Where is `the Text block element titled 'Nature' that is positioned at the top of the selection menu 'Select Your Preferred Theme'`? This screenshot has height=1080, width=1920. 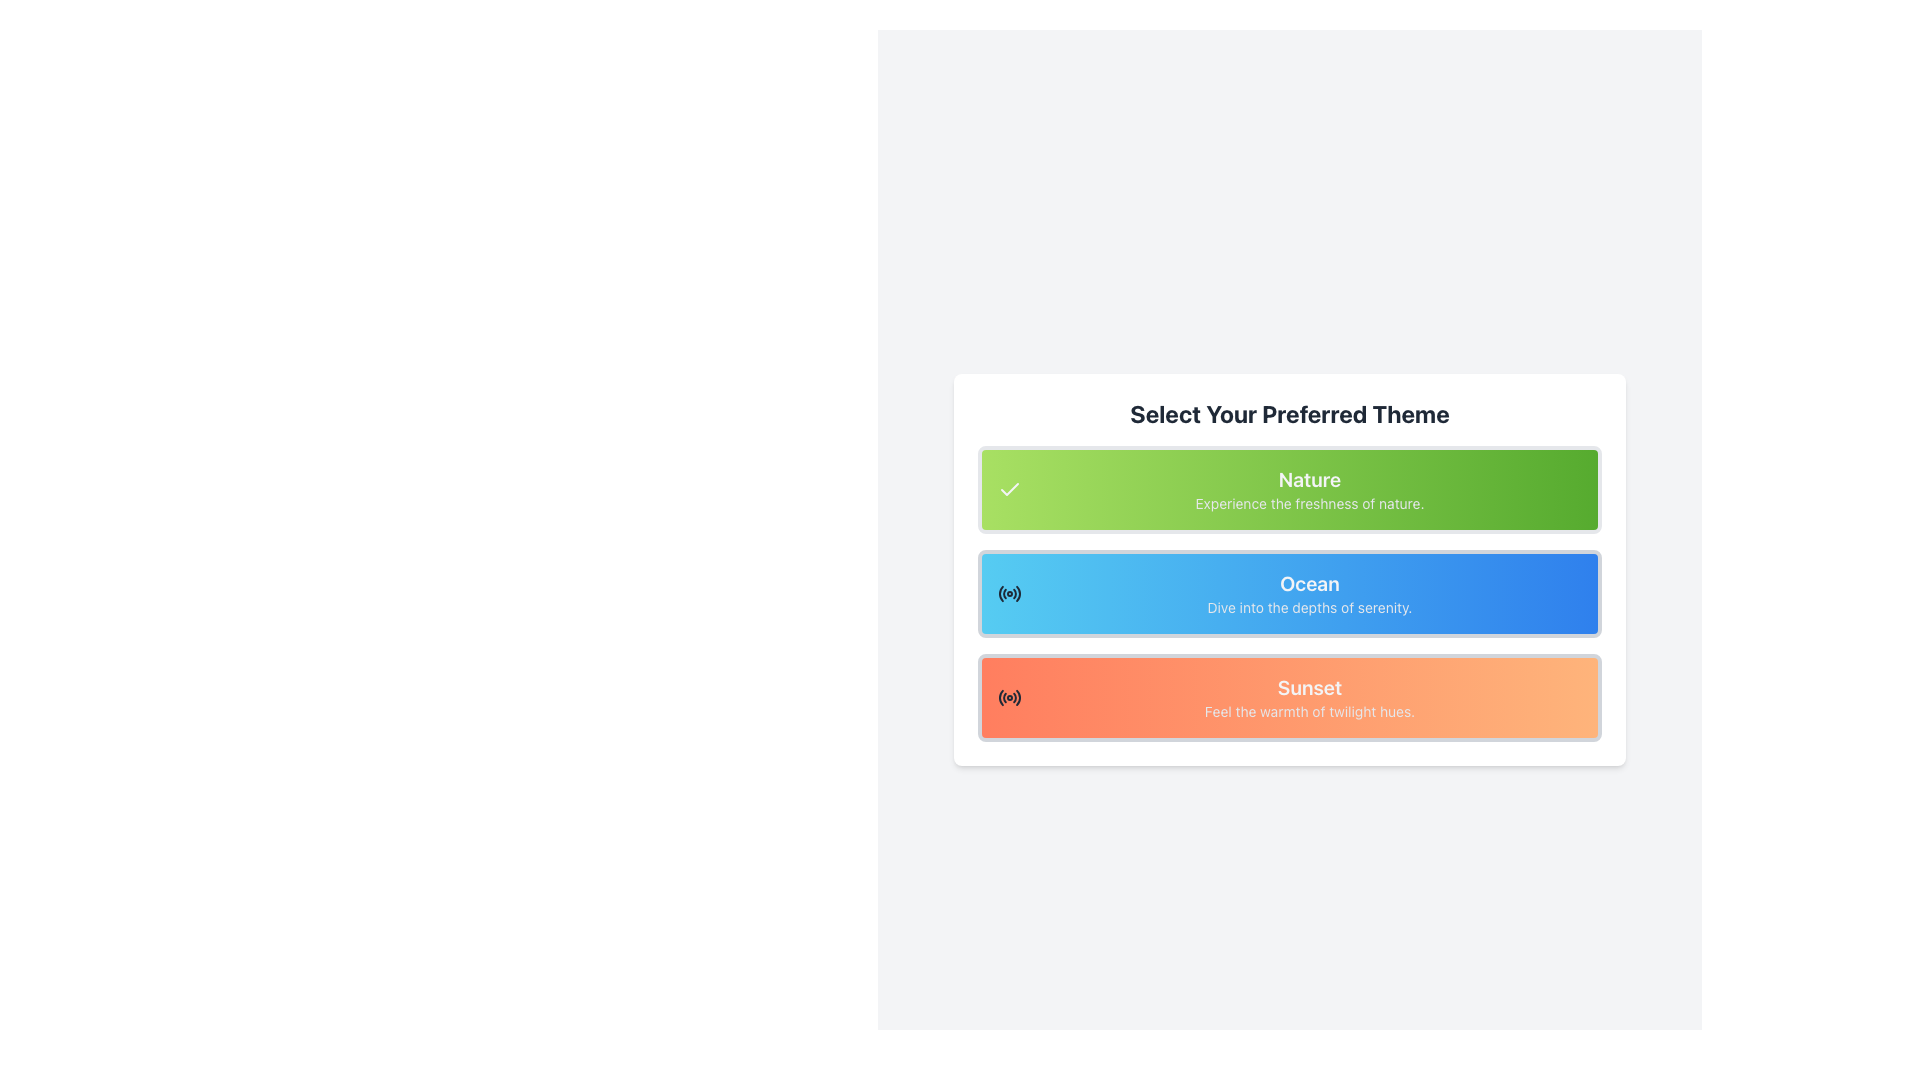
the Text block element titled 'Nature' that is positioned at the top of the selection menu 'Select Your Preferred Theme' is located at coordinates (1310, 489).